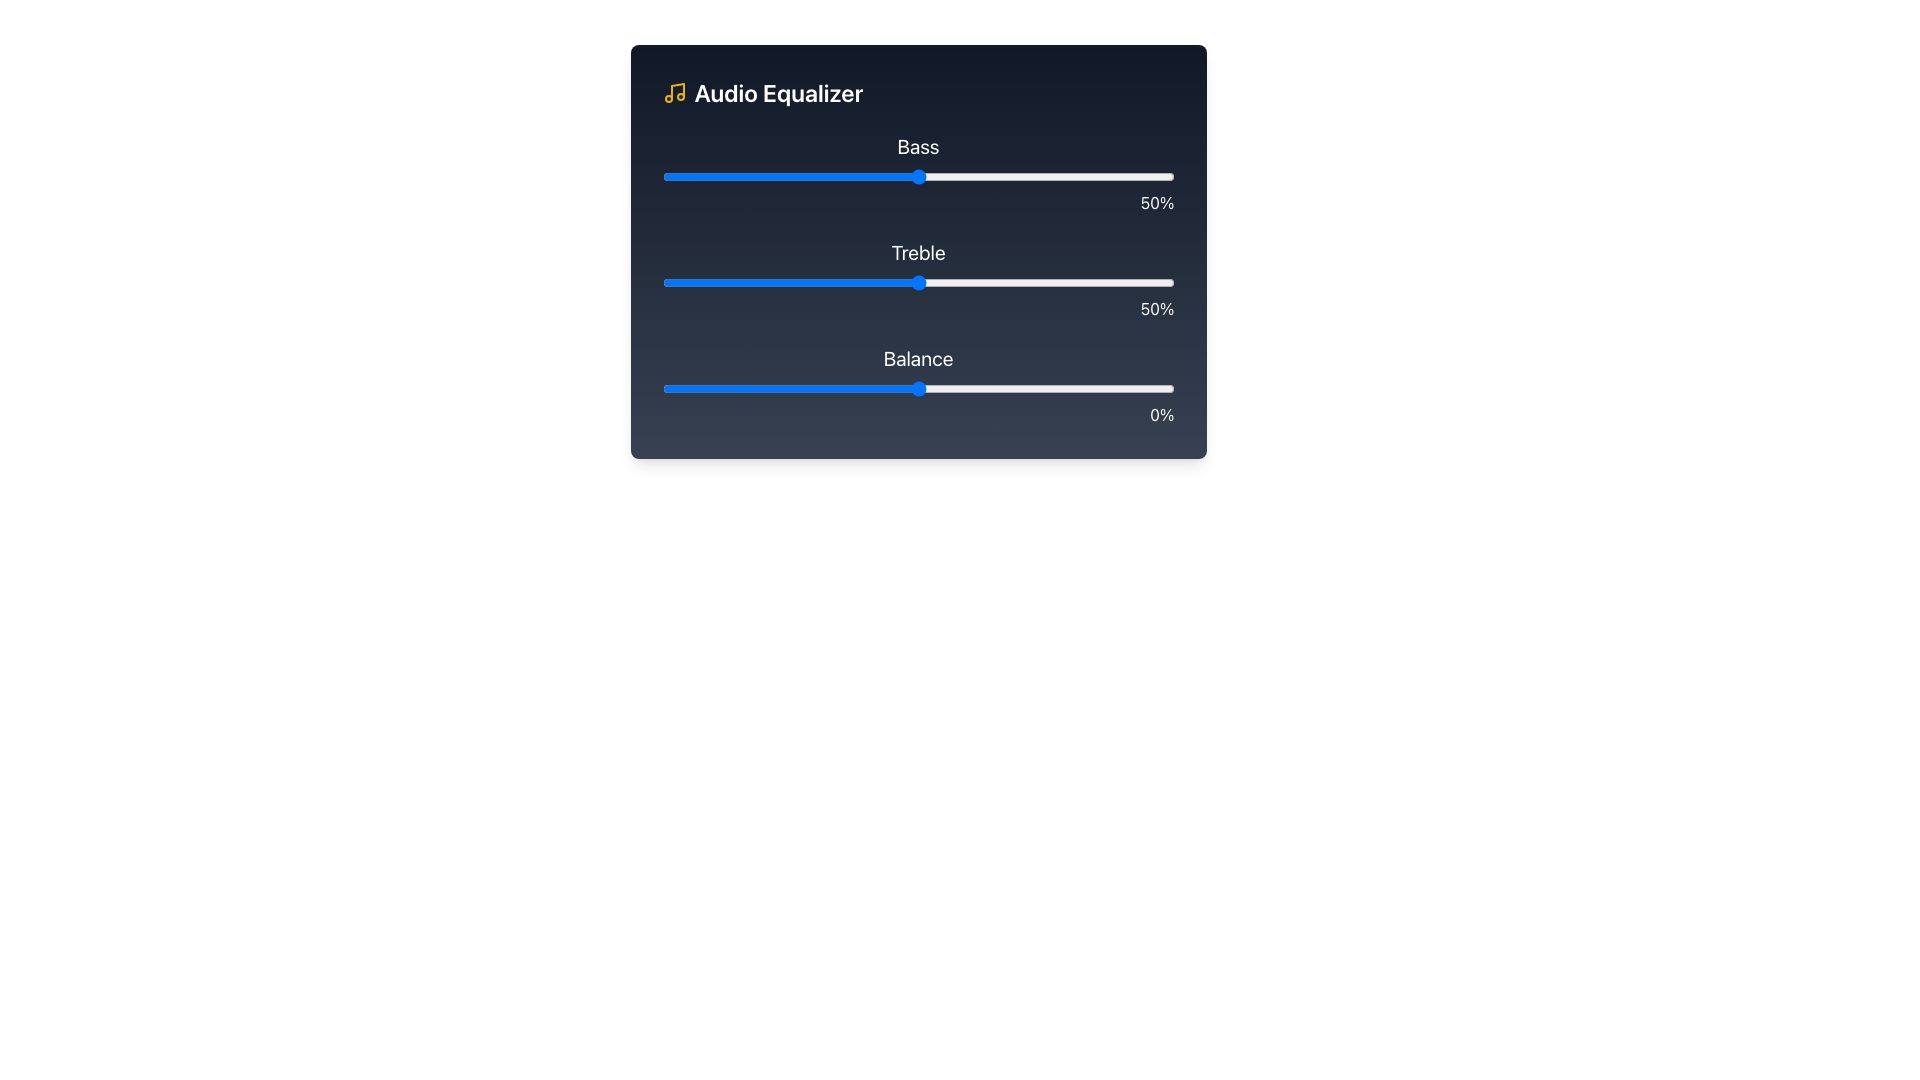  I want to click on balance, so click(841, 389).